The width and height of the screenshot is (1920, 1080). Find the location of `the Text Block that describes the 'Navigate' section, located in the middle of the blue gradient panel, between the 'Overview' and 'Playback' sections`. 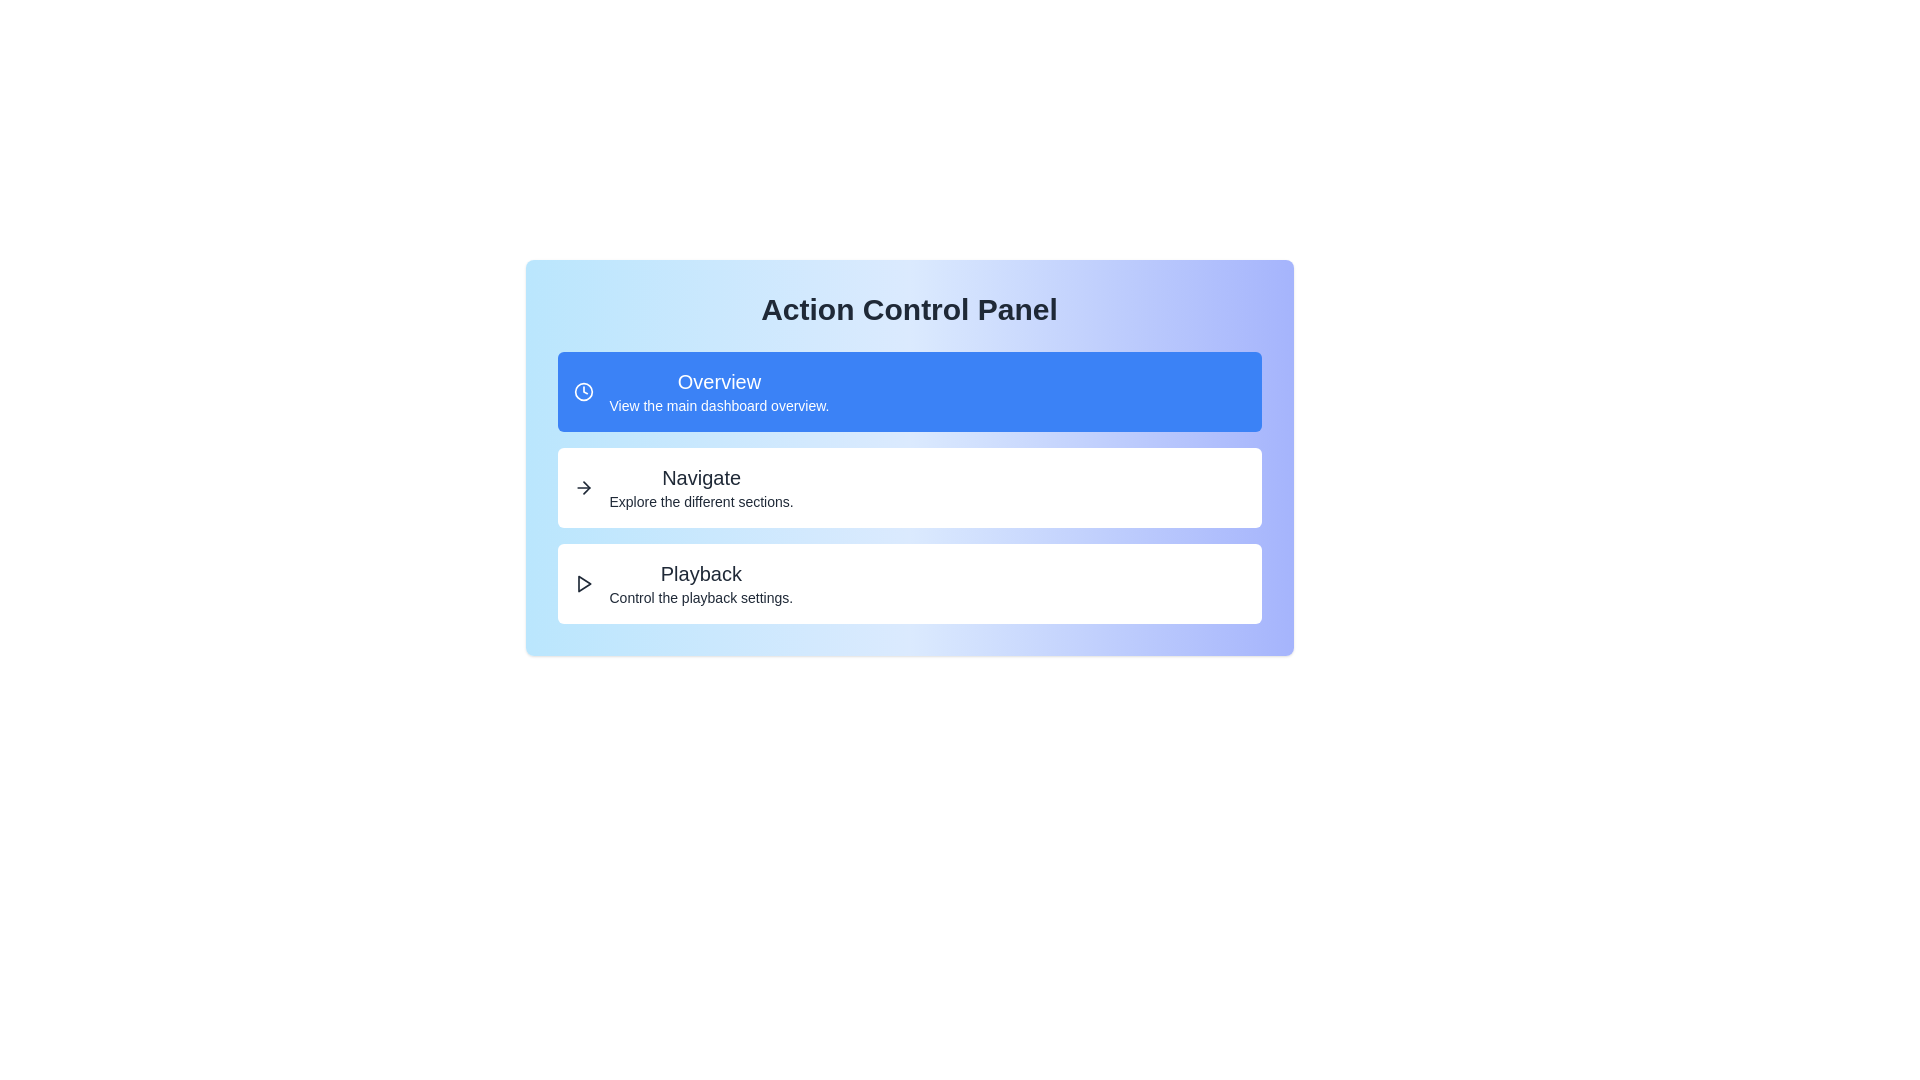

the Text Block that describes the 'Navigate' section, located in the middle of the blue gradient panel, between the 'Overview' and 'Playback' sections is located at coordinates (701, 488).